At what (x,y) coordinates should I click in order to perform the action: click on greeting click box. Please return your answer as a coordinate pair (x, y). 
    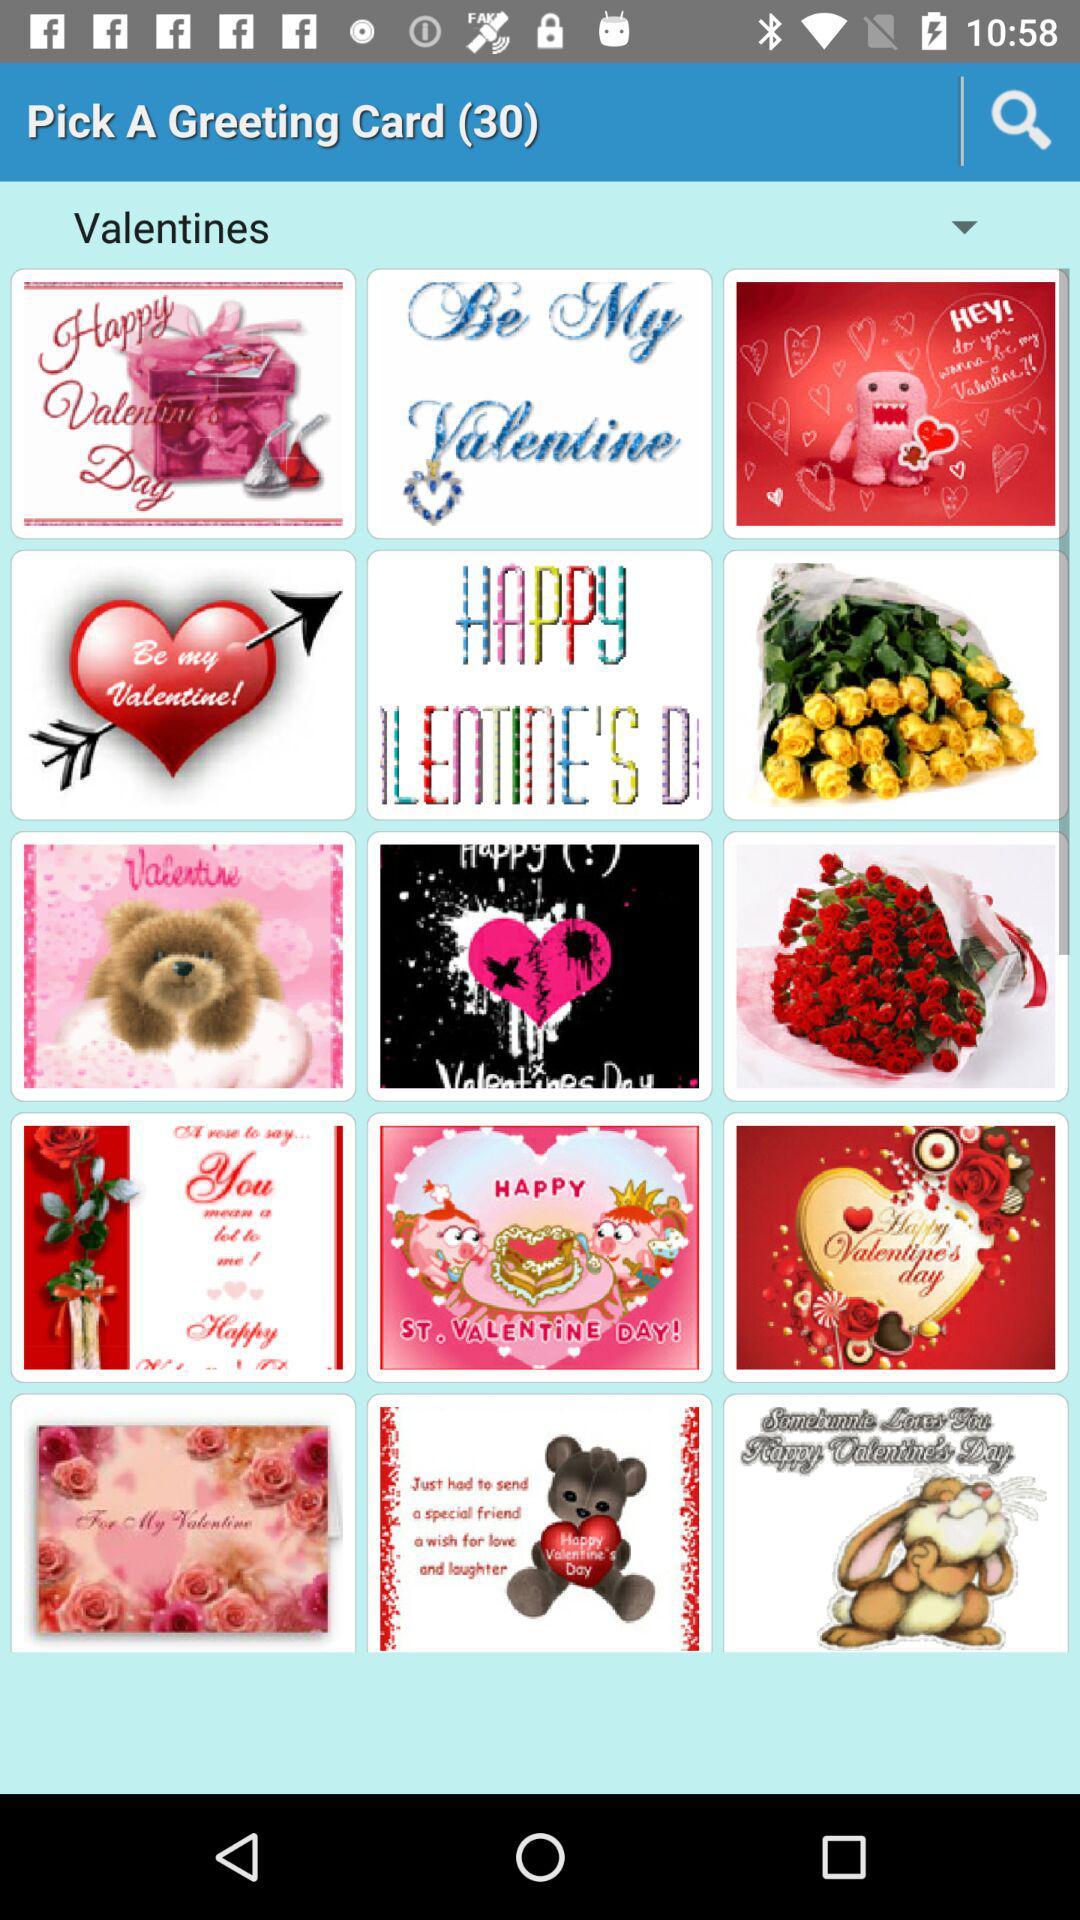
    Looking at the image, I should click on (538, 685).